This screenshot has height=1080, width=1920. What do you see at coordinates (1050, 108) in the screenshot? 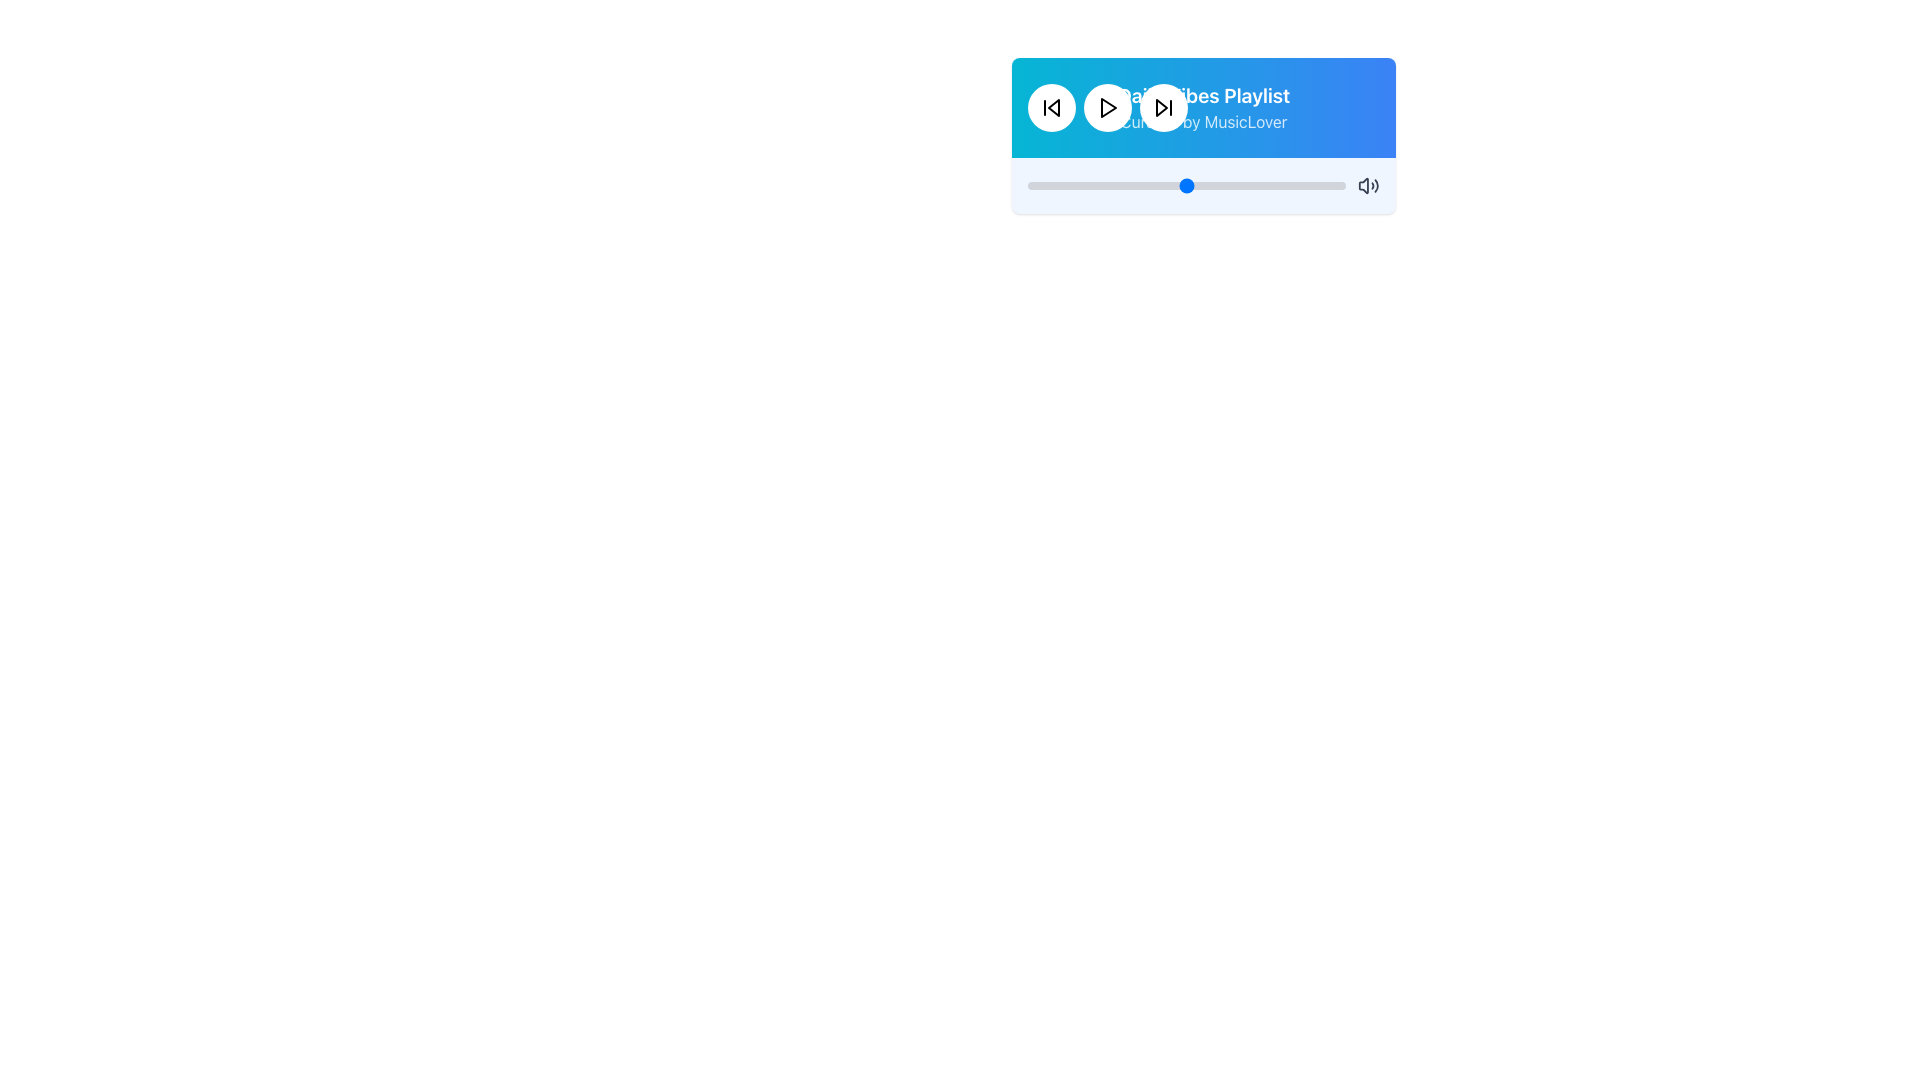
I see `the previous track button in the media player` at bounding box center [1050, 108].